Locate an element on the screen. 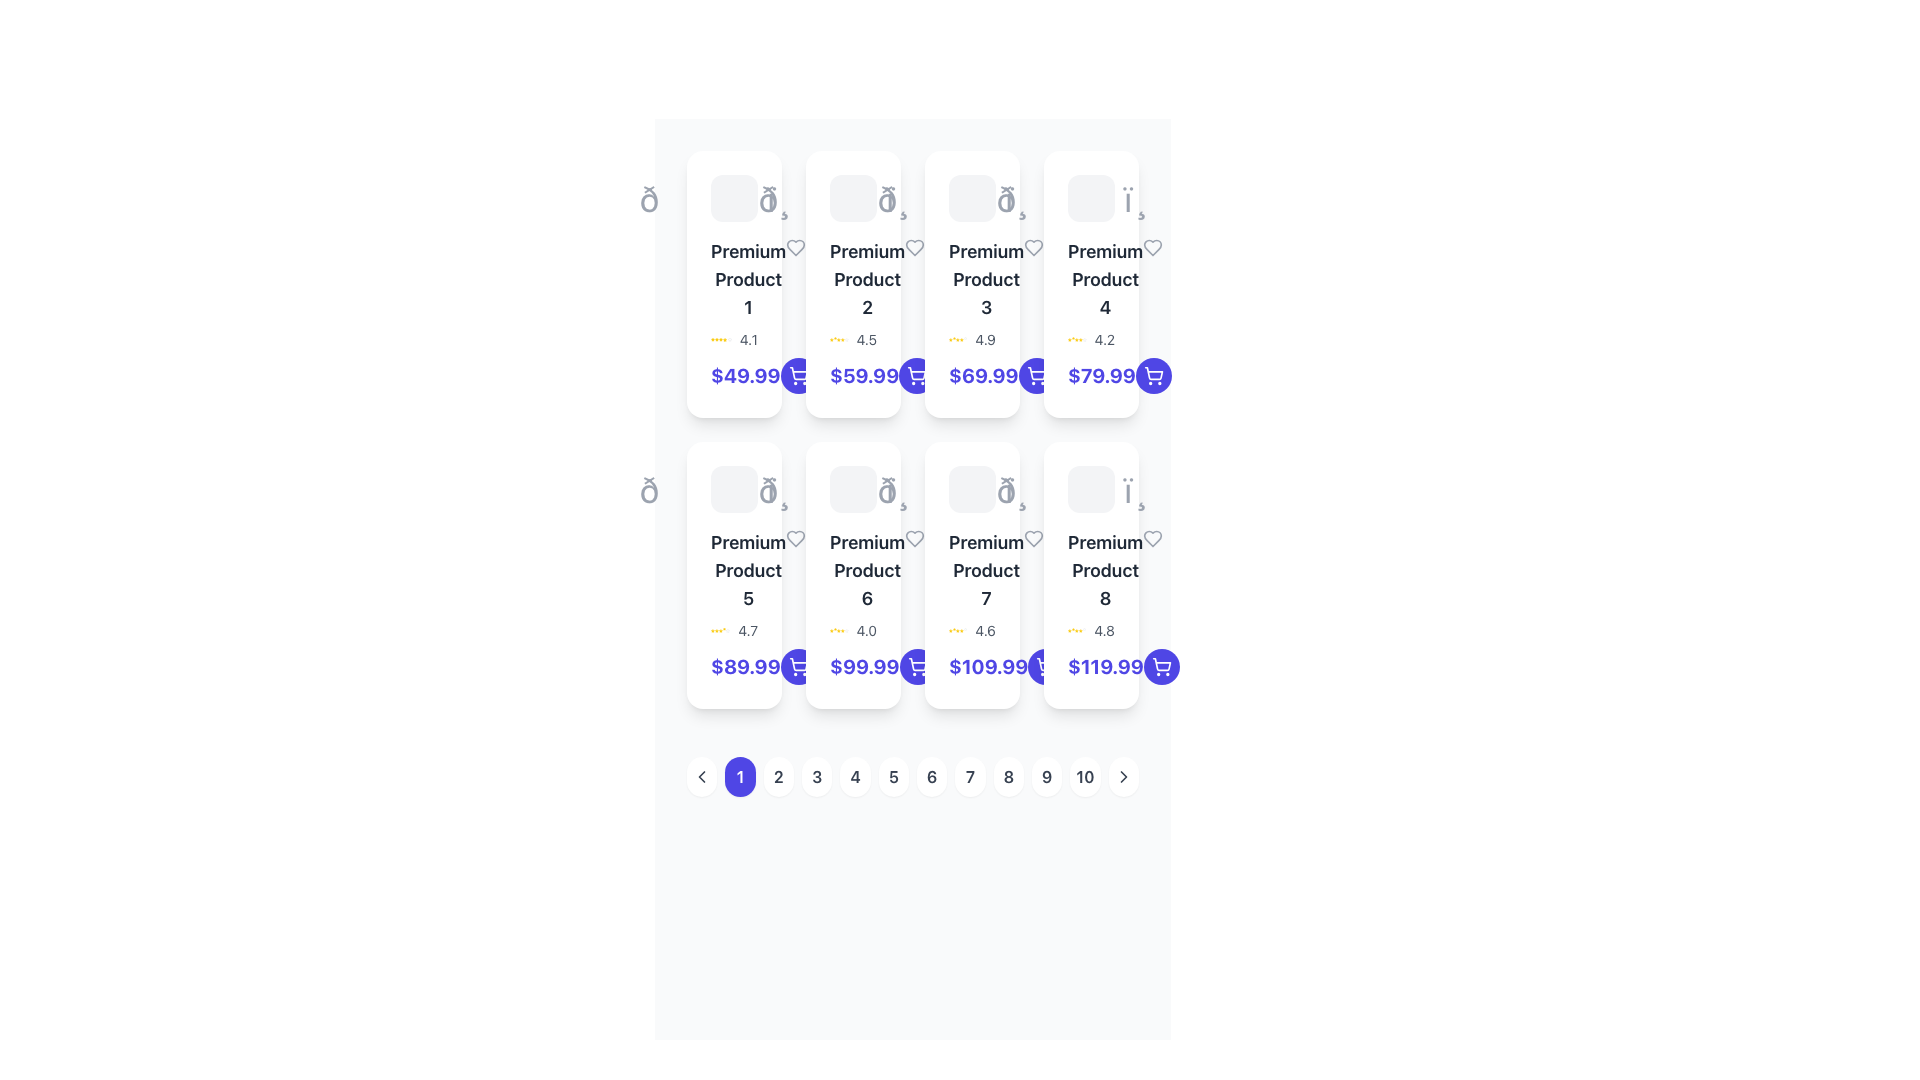 This screenshot has width=1920, height=1080. the stylized shopping cart icon button located at the bottom-right corner of the 'Premium Product 8' card is located at coordinates (1161, 664).